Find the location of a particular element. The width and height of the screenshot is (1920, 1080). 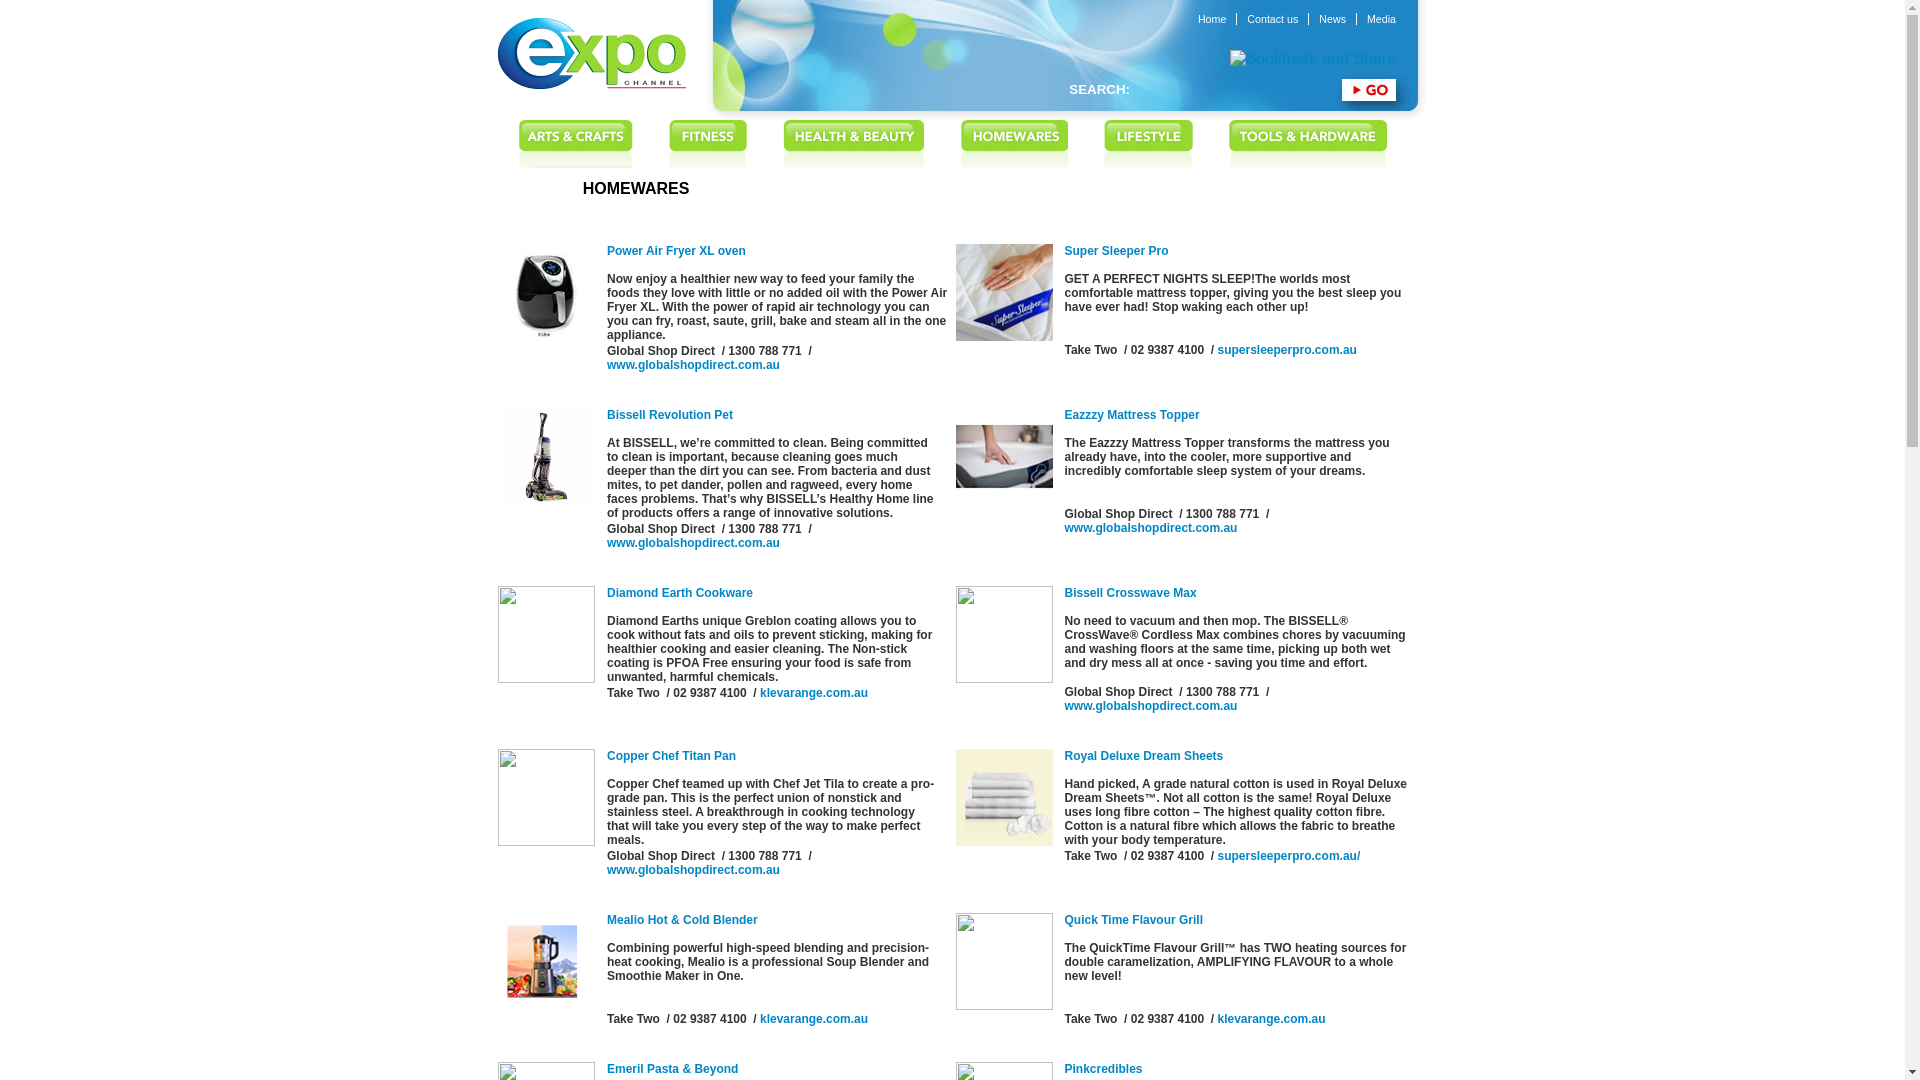

'Copper Chef Titan Pan' is located at coordinates (671, 756).